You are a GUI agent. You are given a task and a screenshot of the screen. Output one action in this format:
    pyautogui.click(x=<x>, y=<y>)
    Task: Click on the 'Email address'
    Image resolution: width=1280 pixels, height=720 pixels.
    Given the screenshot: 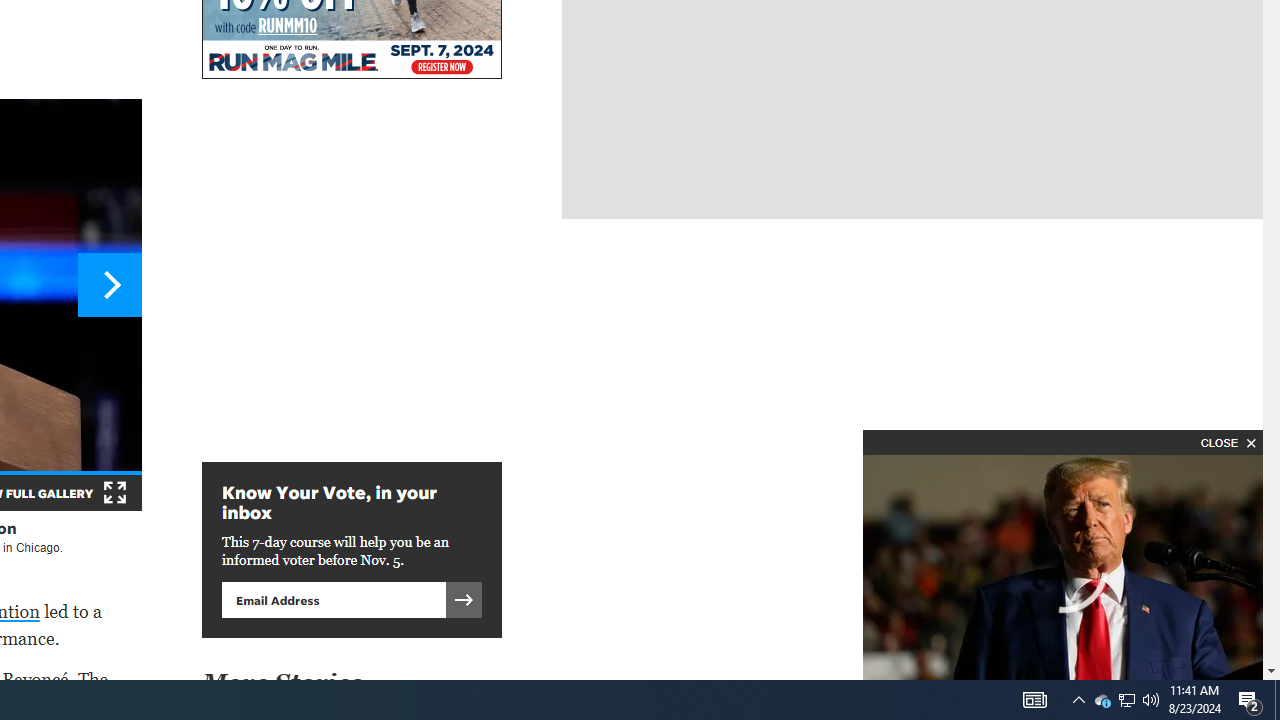 What is the action you would take?
    pyautogui.click(x=333, y=598)
    